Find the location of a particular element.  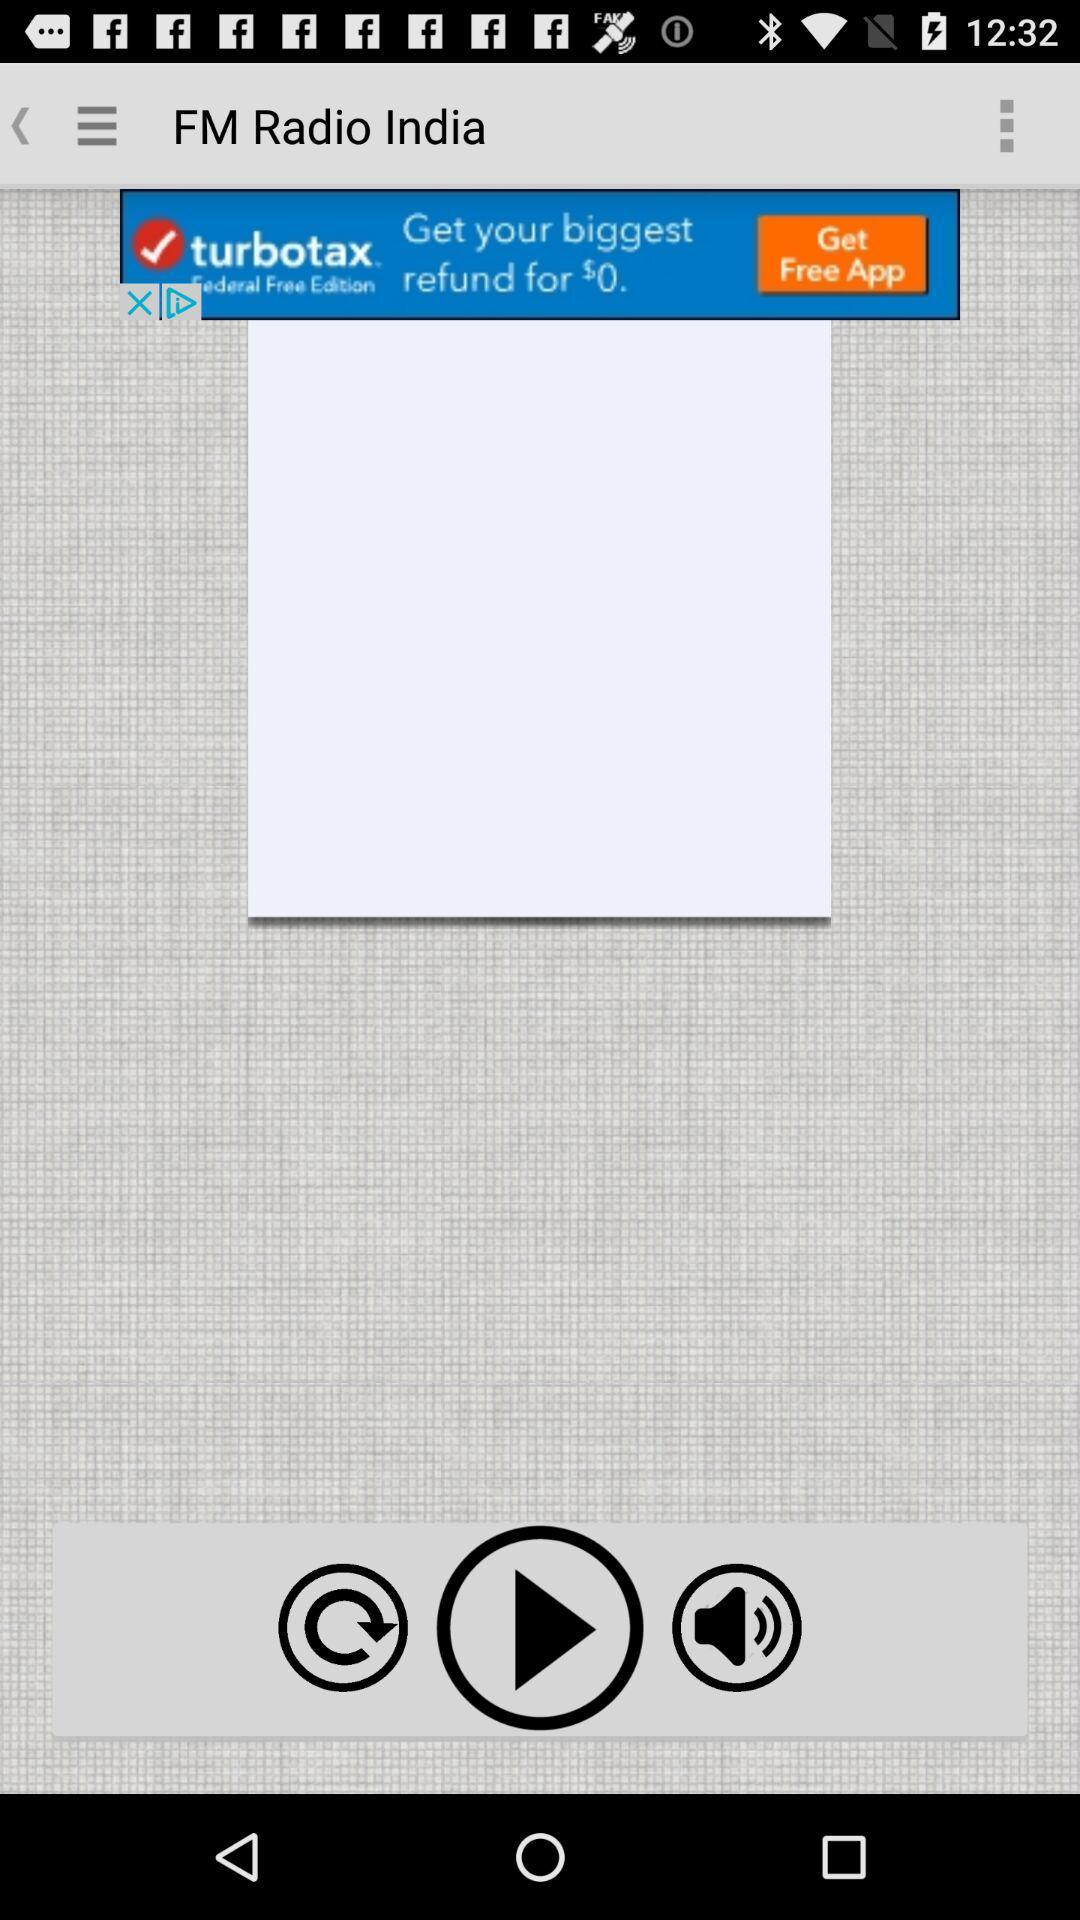

press the play button is located at coordinates (540, 1628).